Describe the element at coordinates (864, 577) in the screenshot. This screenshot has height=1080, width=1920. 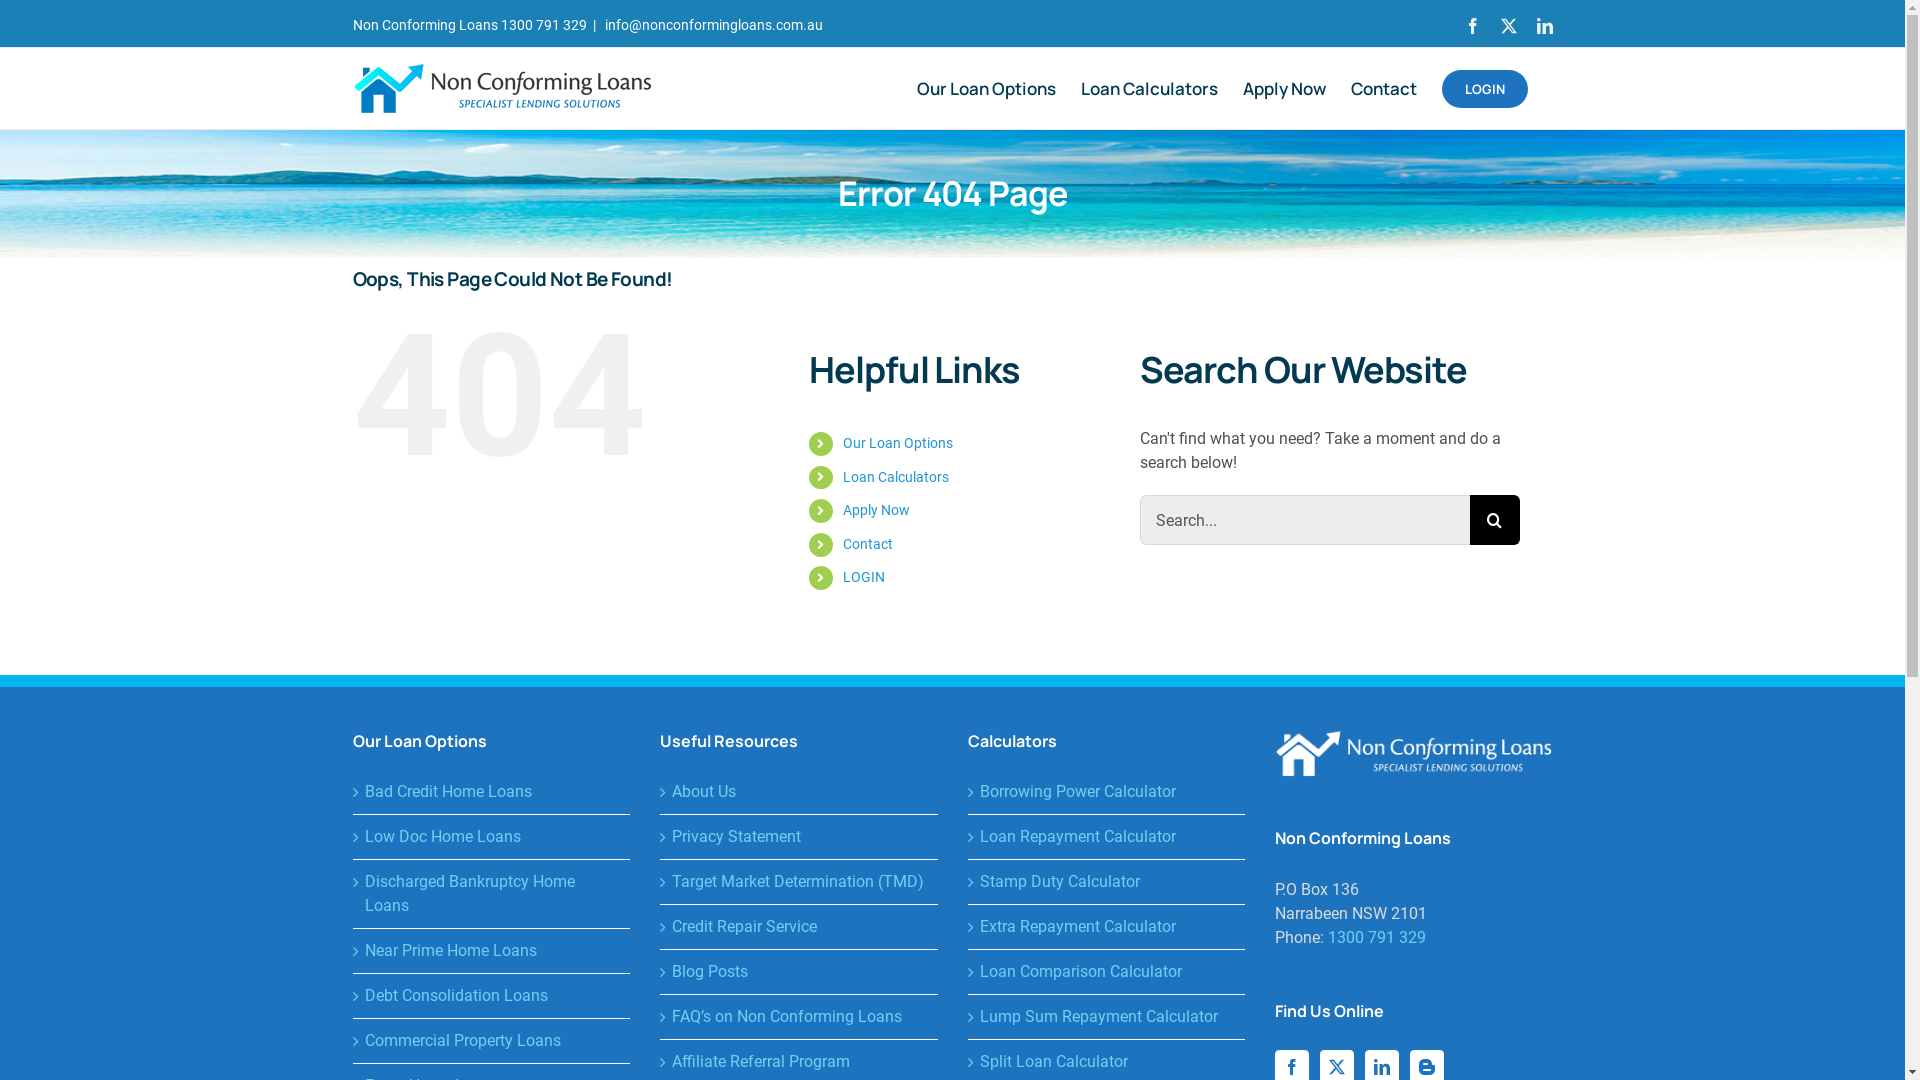
I see `'LOGIN'` at that location.